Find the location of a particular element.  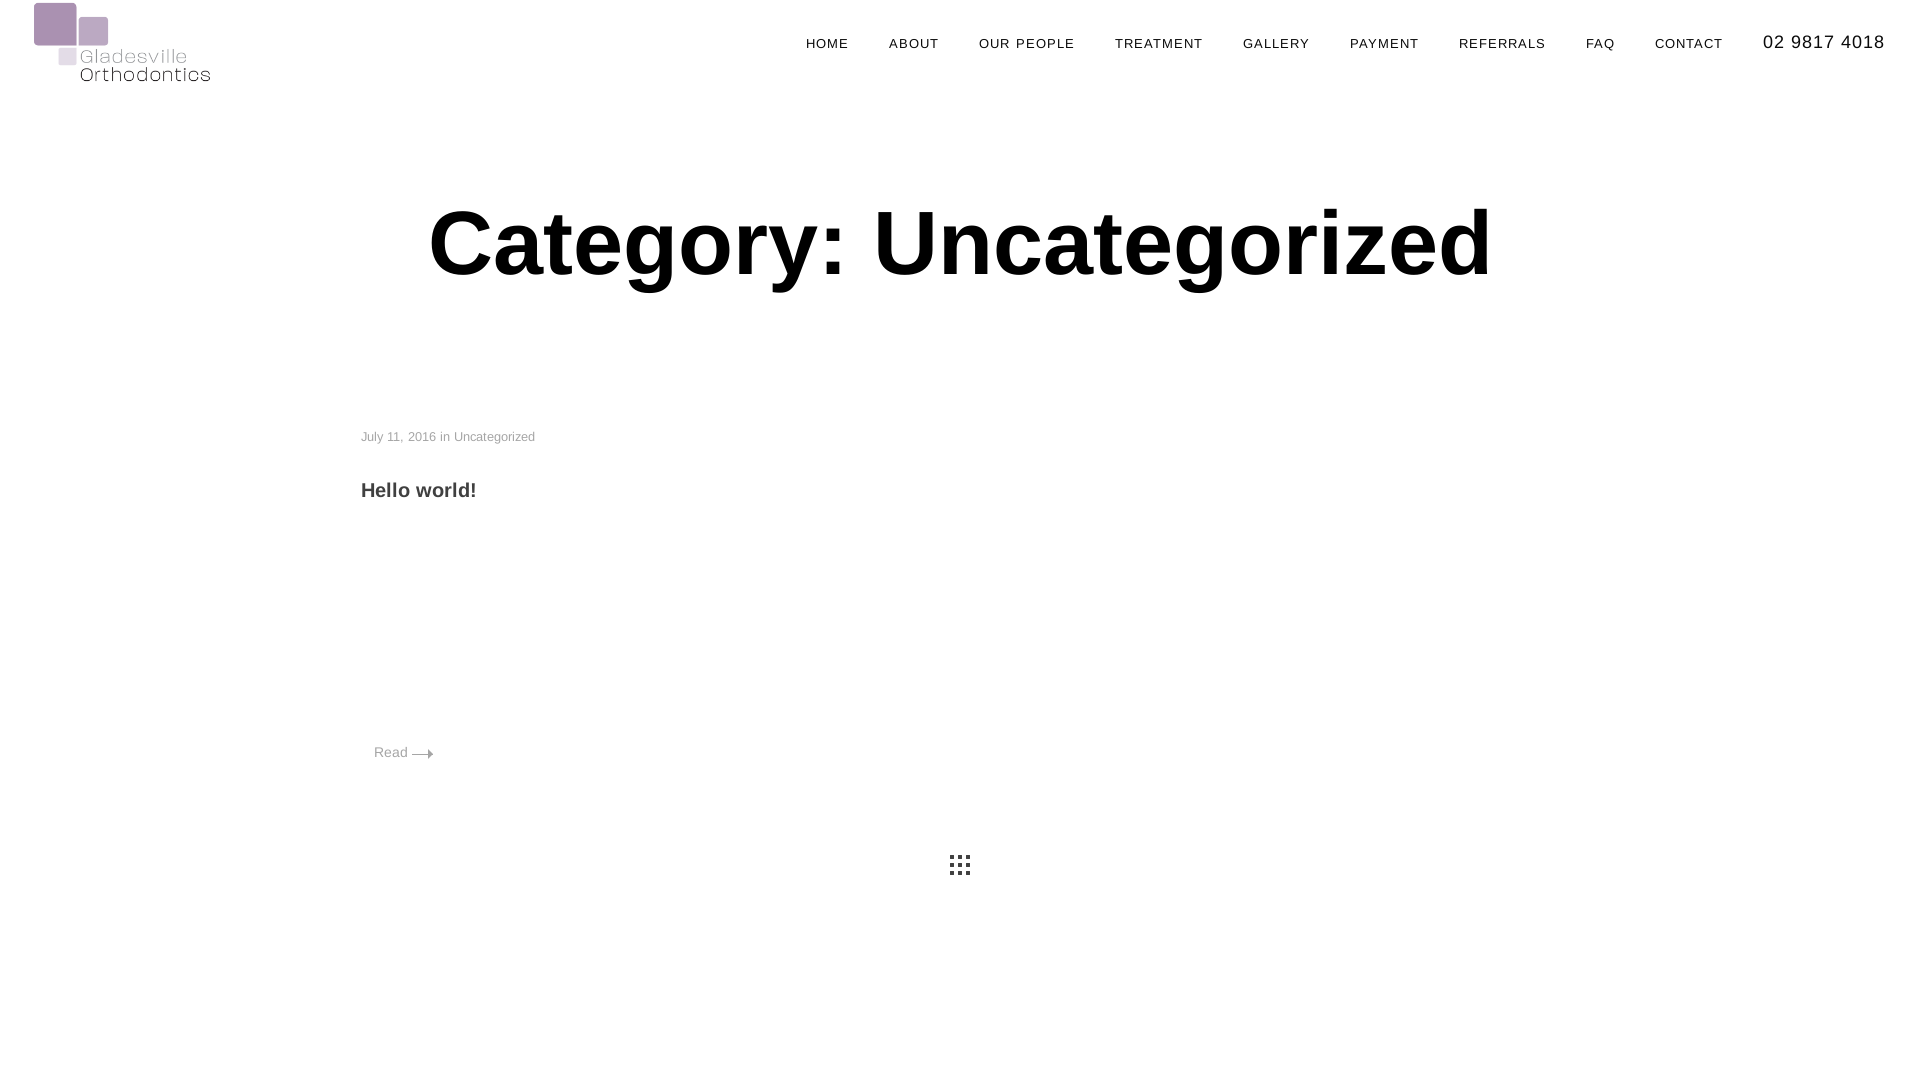

'payment' is located at coordinates (1383, 42).